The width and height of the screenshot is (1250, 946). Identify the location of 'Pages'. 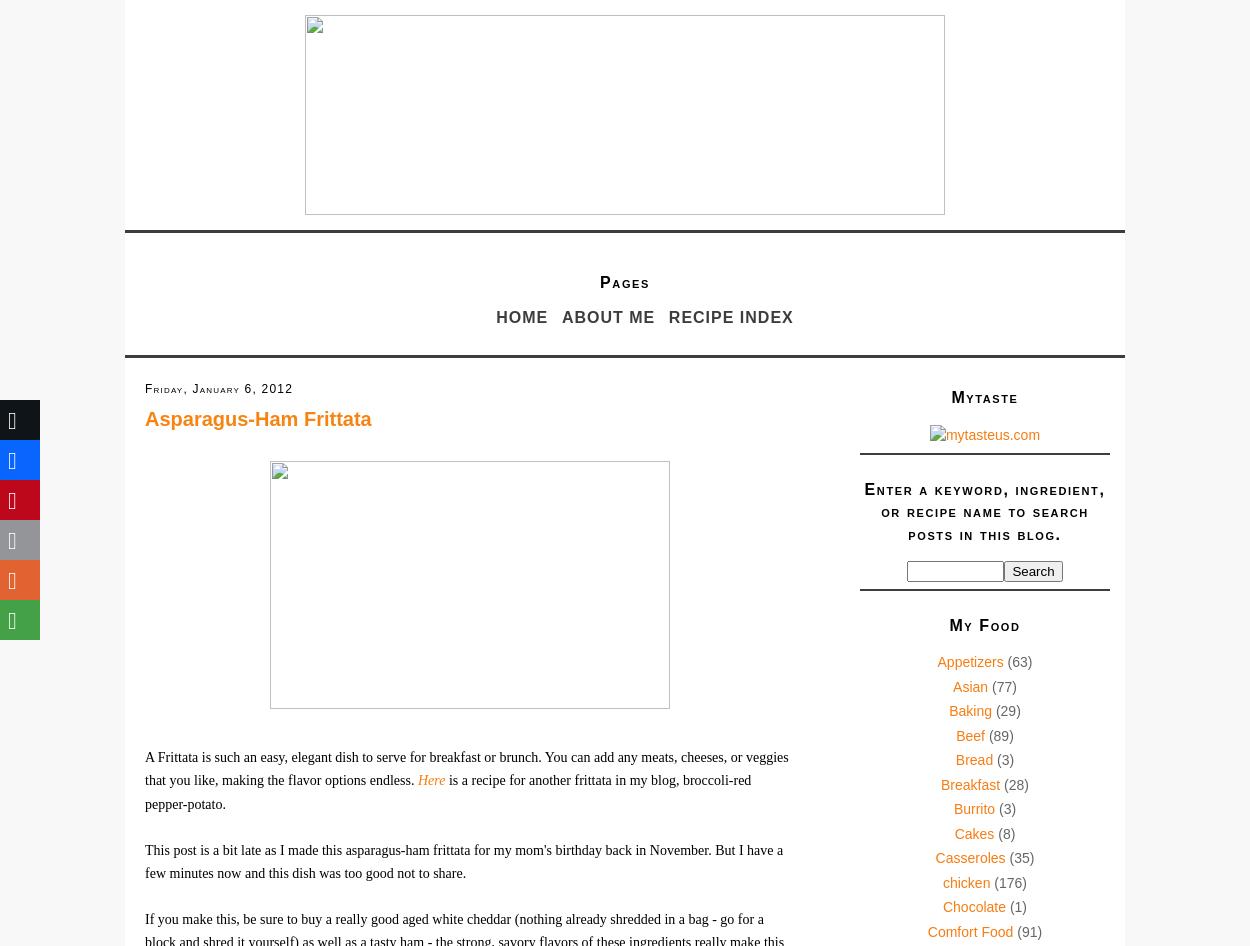
(623, 281).